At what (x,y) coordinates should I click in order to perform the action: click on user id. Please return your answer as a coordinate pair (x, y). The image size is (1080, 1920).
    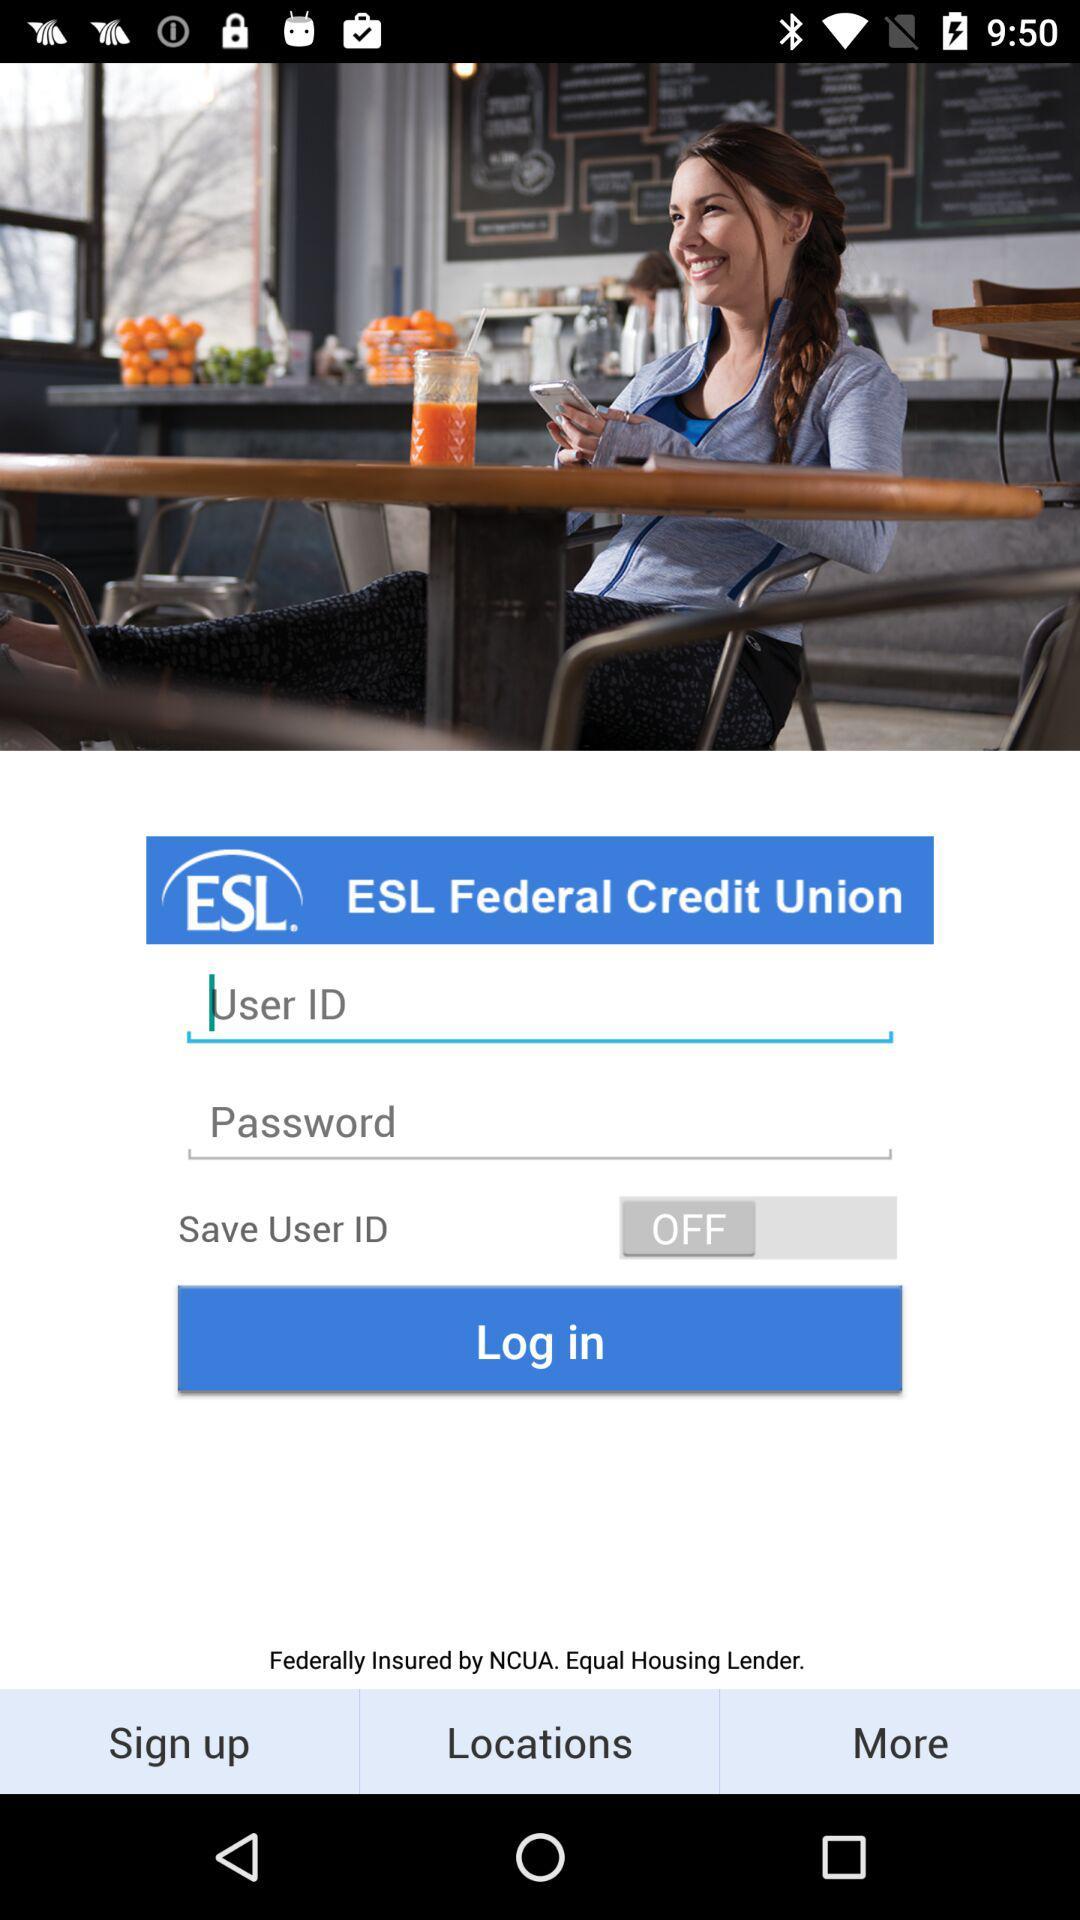
    Looking at the image, I should click on (540, 1003).